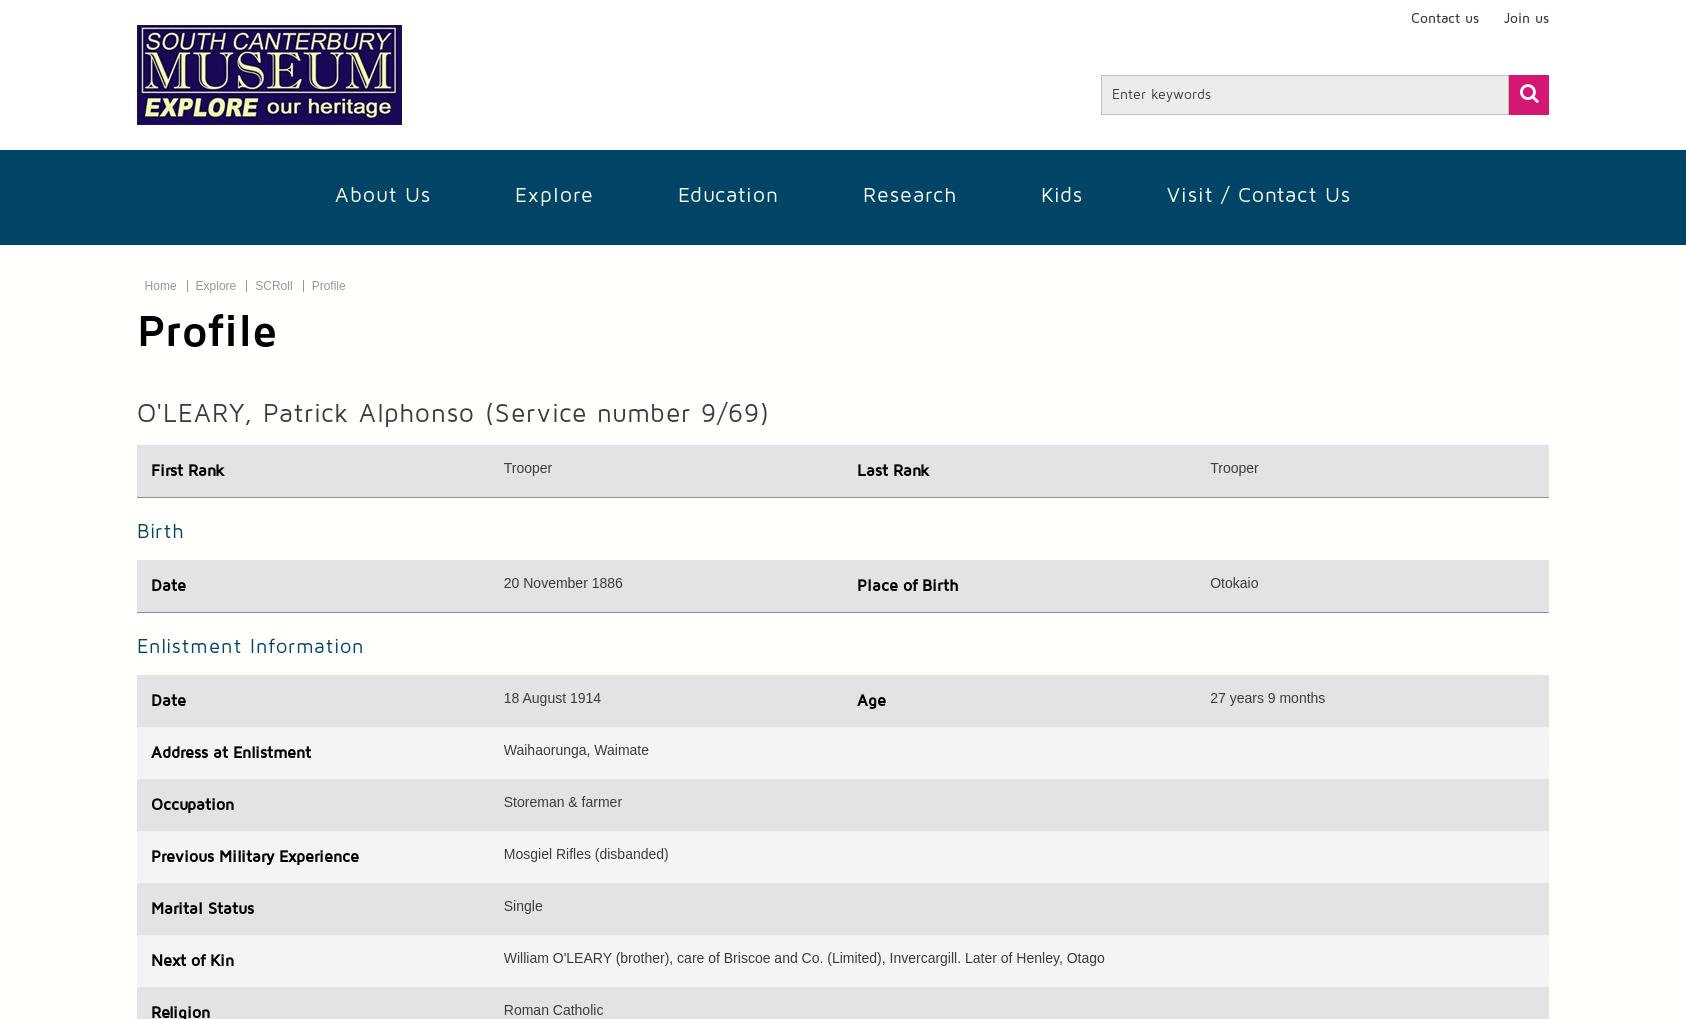  Describe the element at coordinates (562, 801) in the screenshot. I see `'Storeman & farmer'` at that location.